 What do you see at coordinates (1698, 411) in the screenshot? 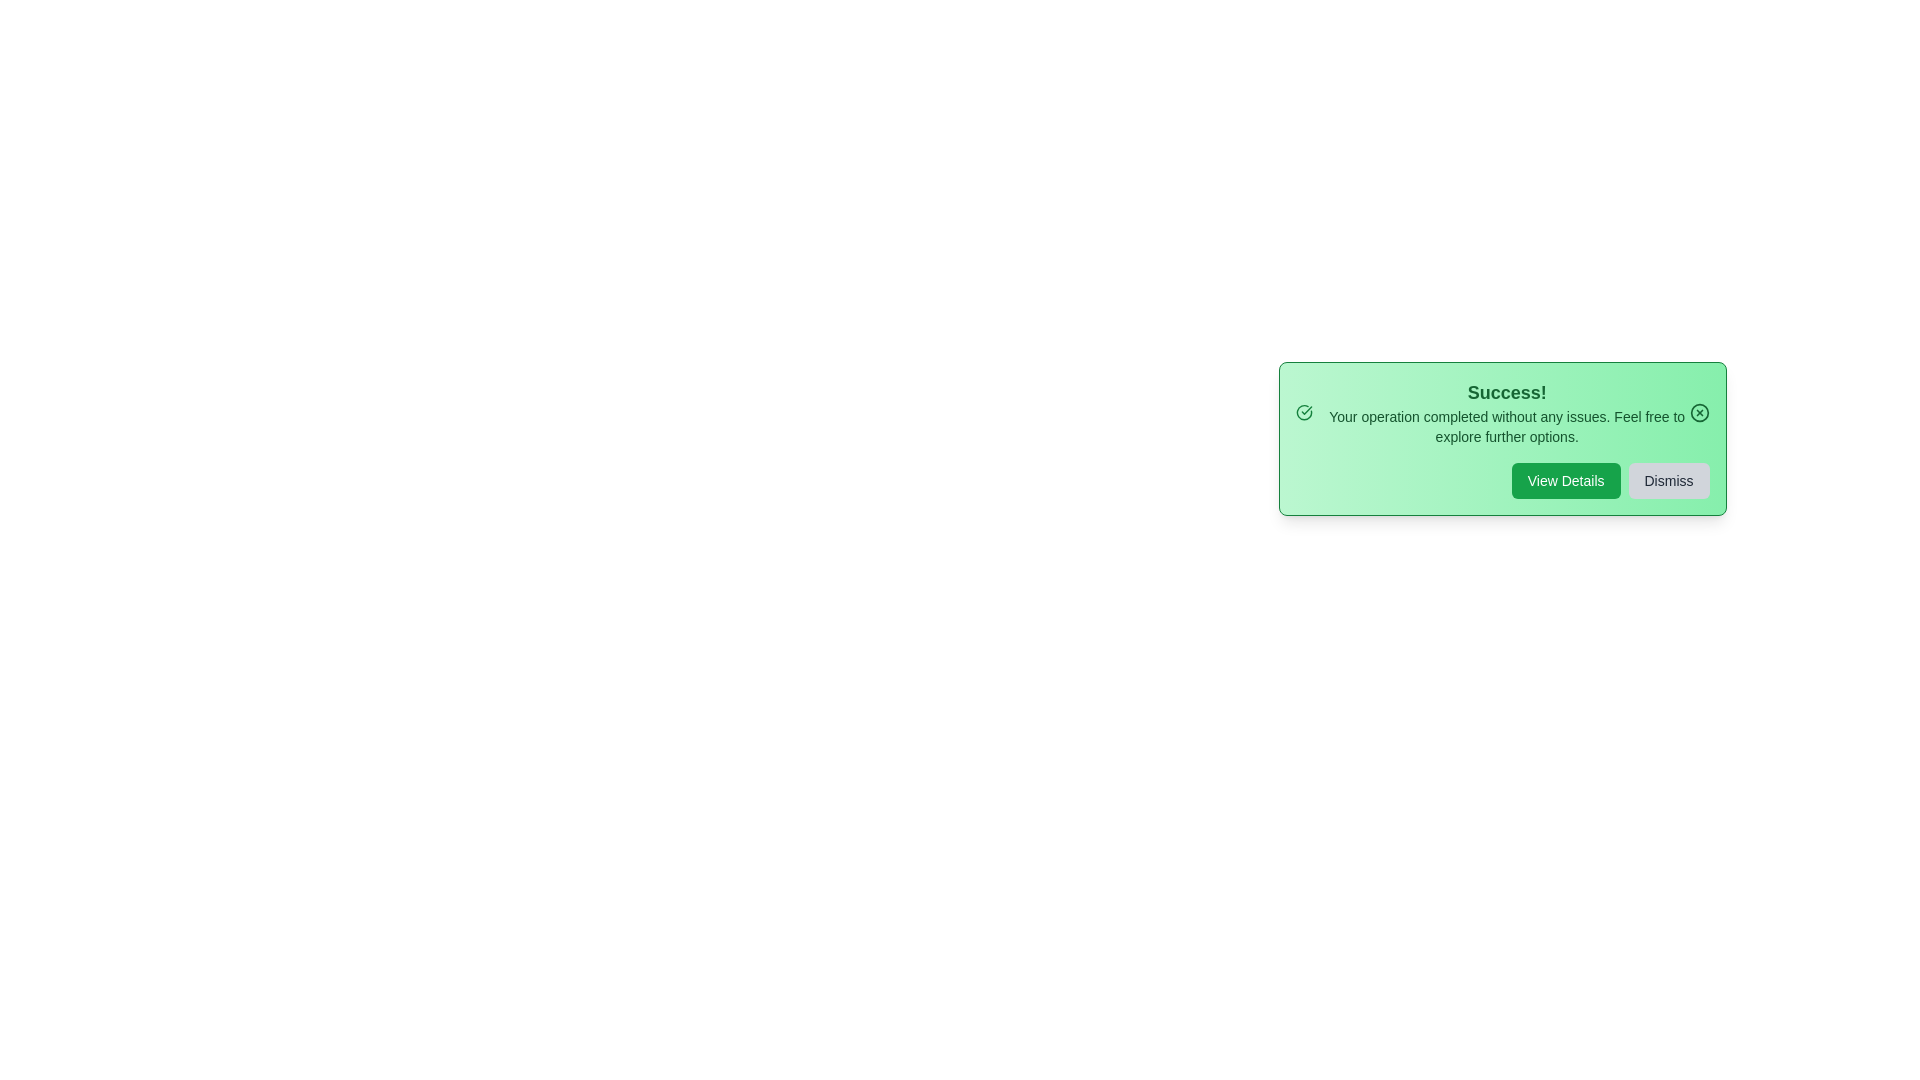
I see `the close button to dismiss the alert` at bounding box center [1698, 411].